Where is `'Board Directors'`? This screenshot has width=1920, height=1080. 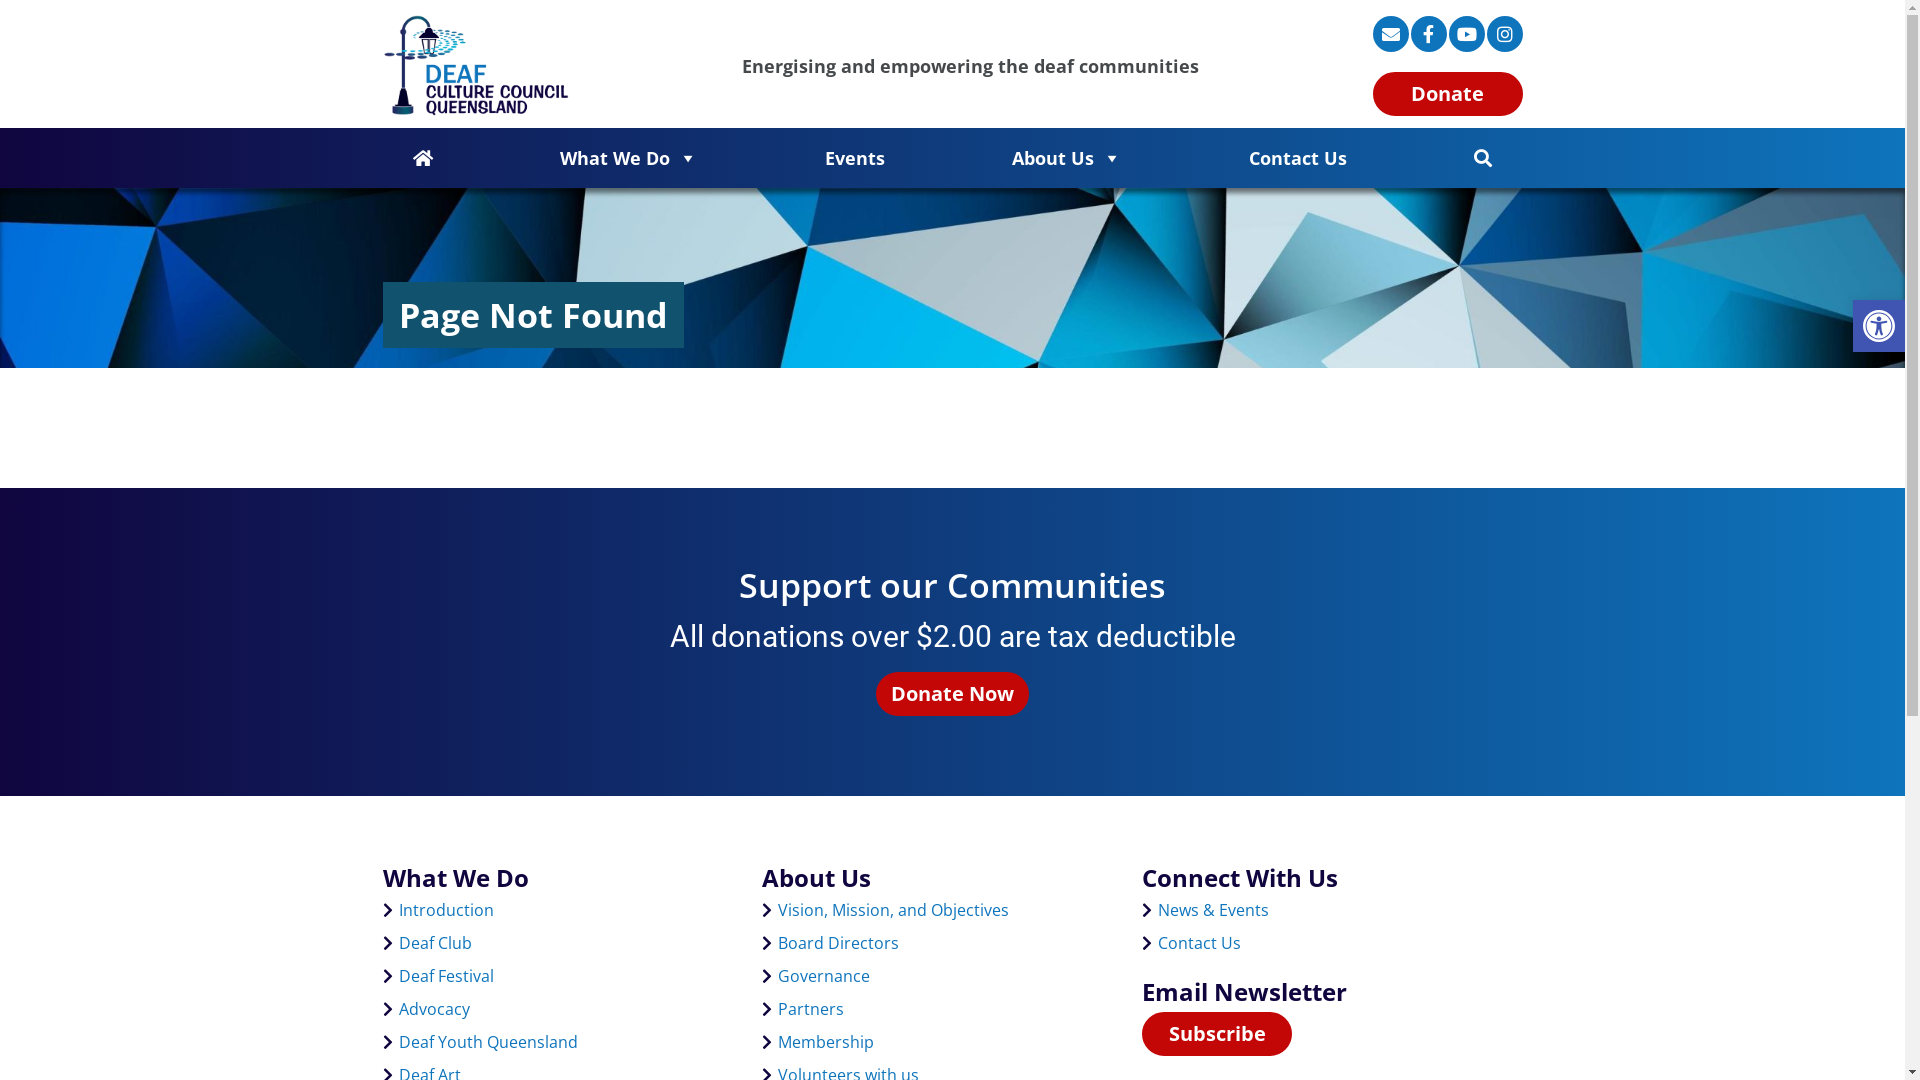
'Board Directors' is located at coordinates (838, 942).